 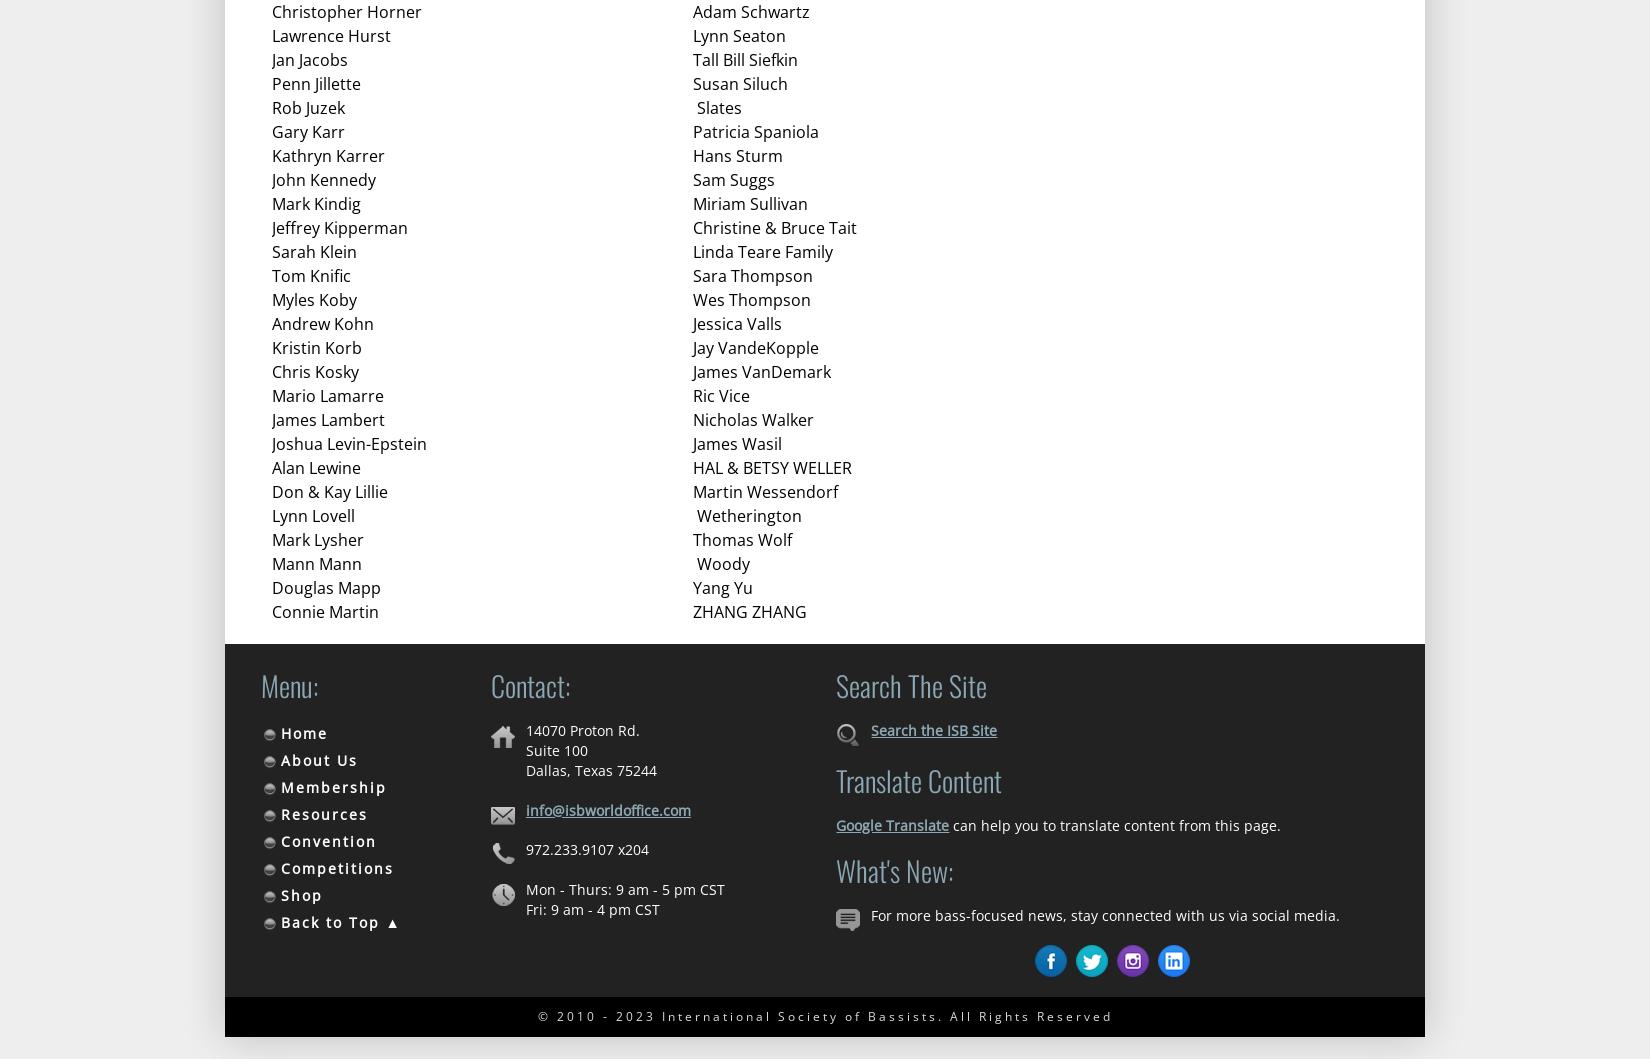 I want to click on 'Convention', so click(x=280, y=839).